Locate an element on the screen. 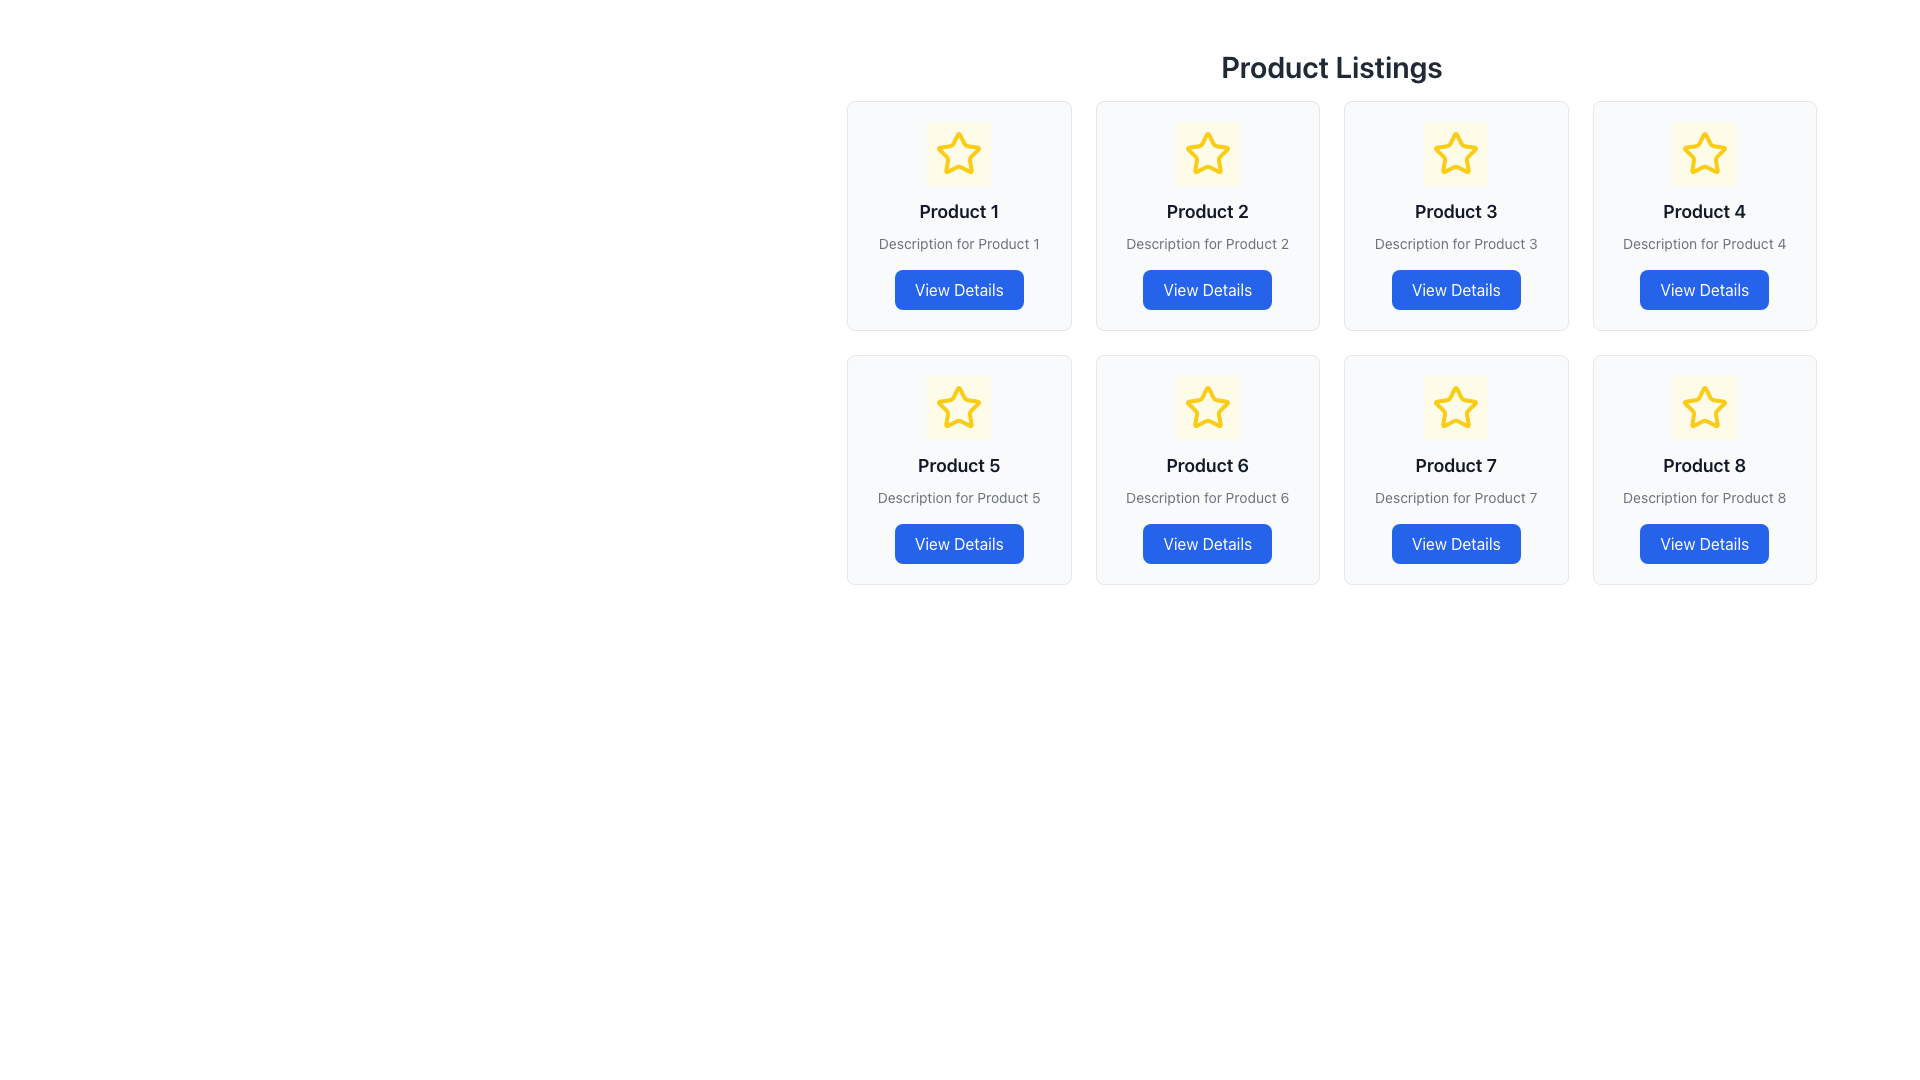 The image size is (1920, 1080). the star icon in the 'Product 7' card is located at coordinates (1456, 406).